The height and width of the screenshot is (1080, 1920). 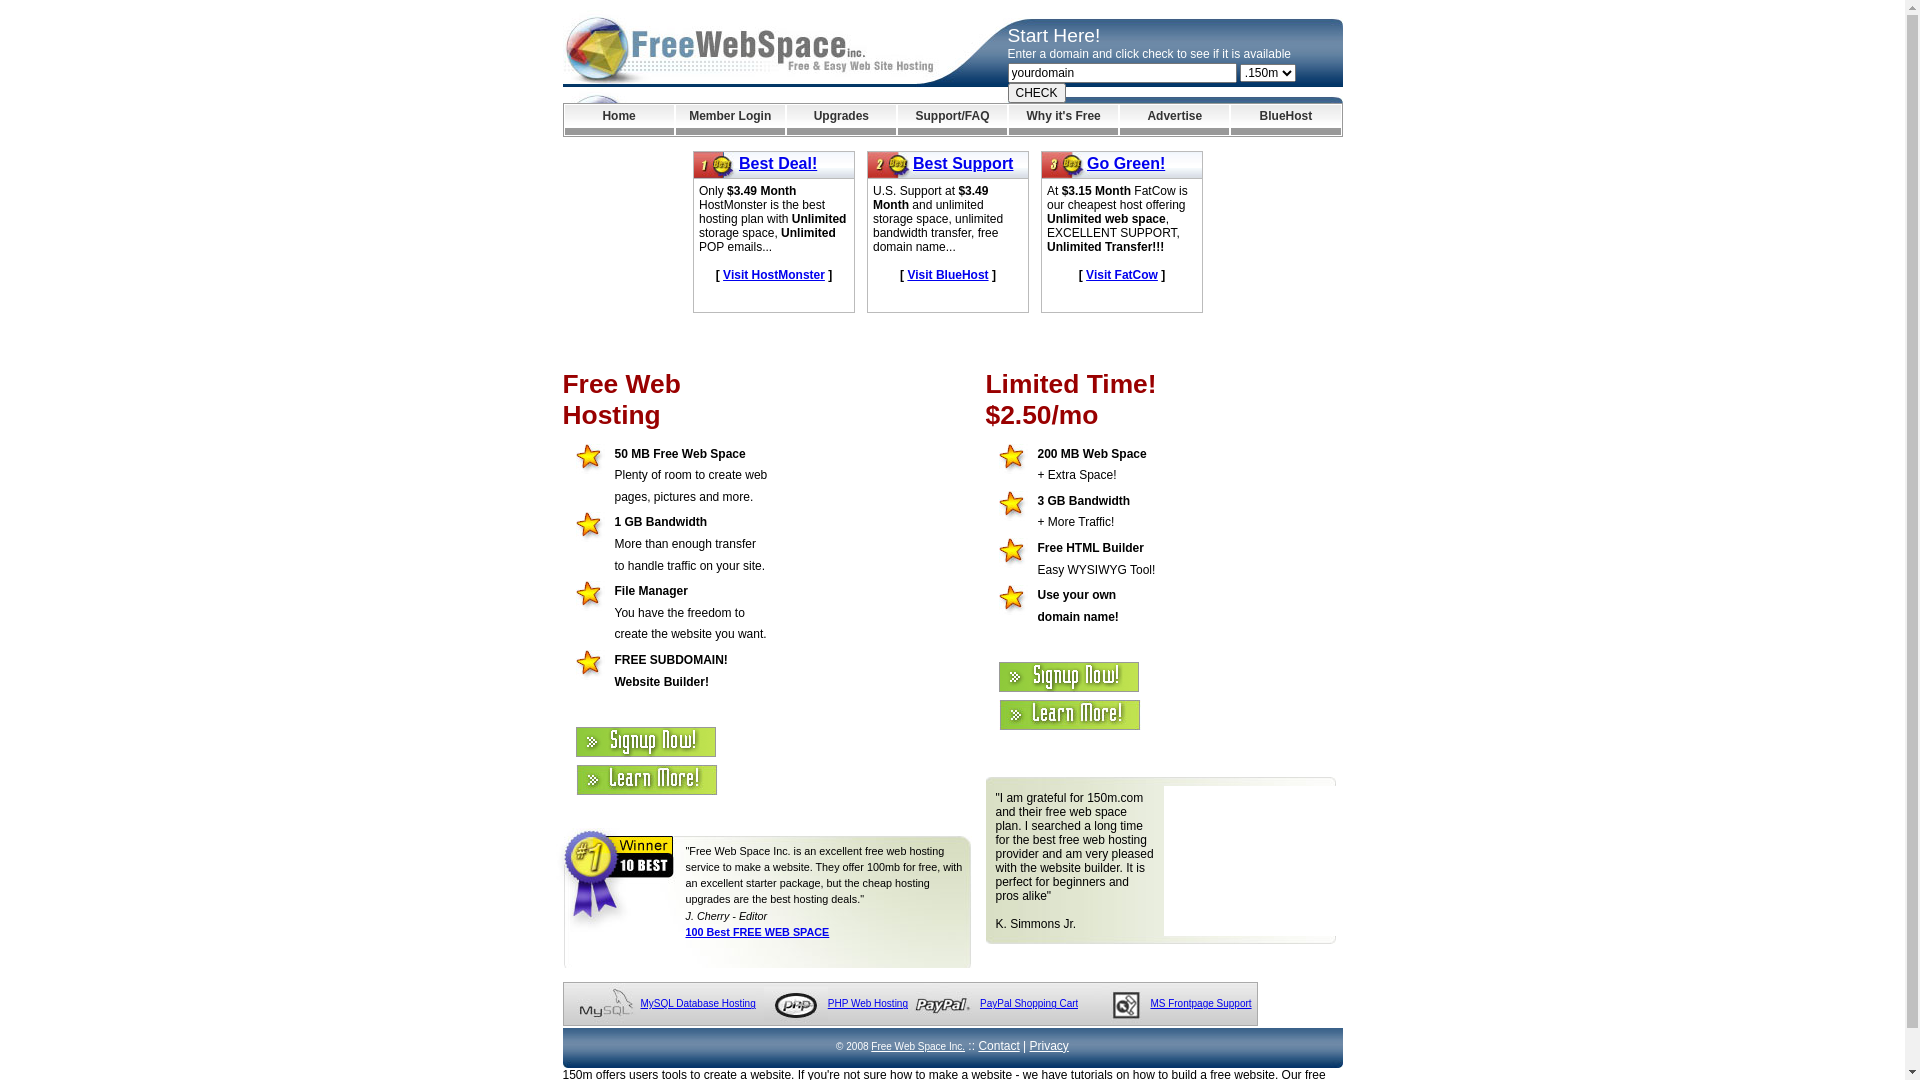 I want to click on 'Privacy', so click(x=1030, y=1044).